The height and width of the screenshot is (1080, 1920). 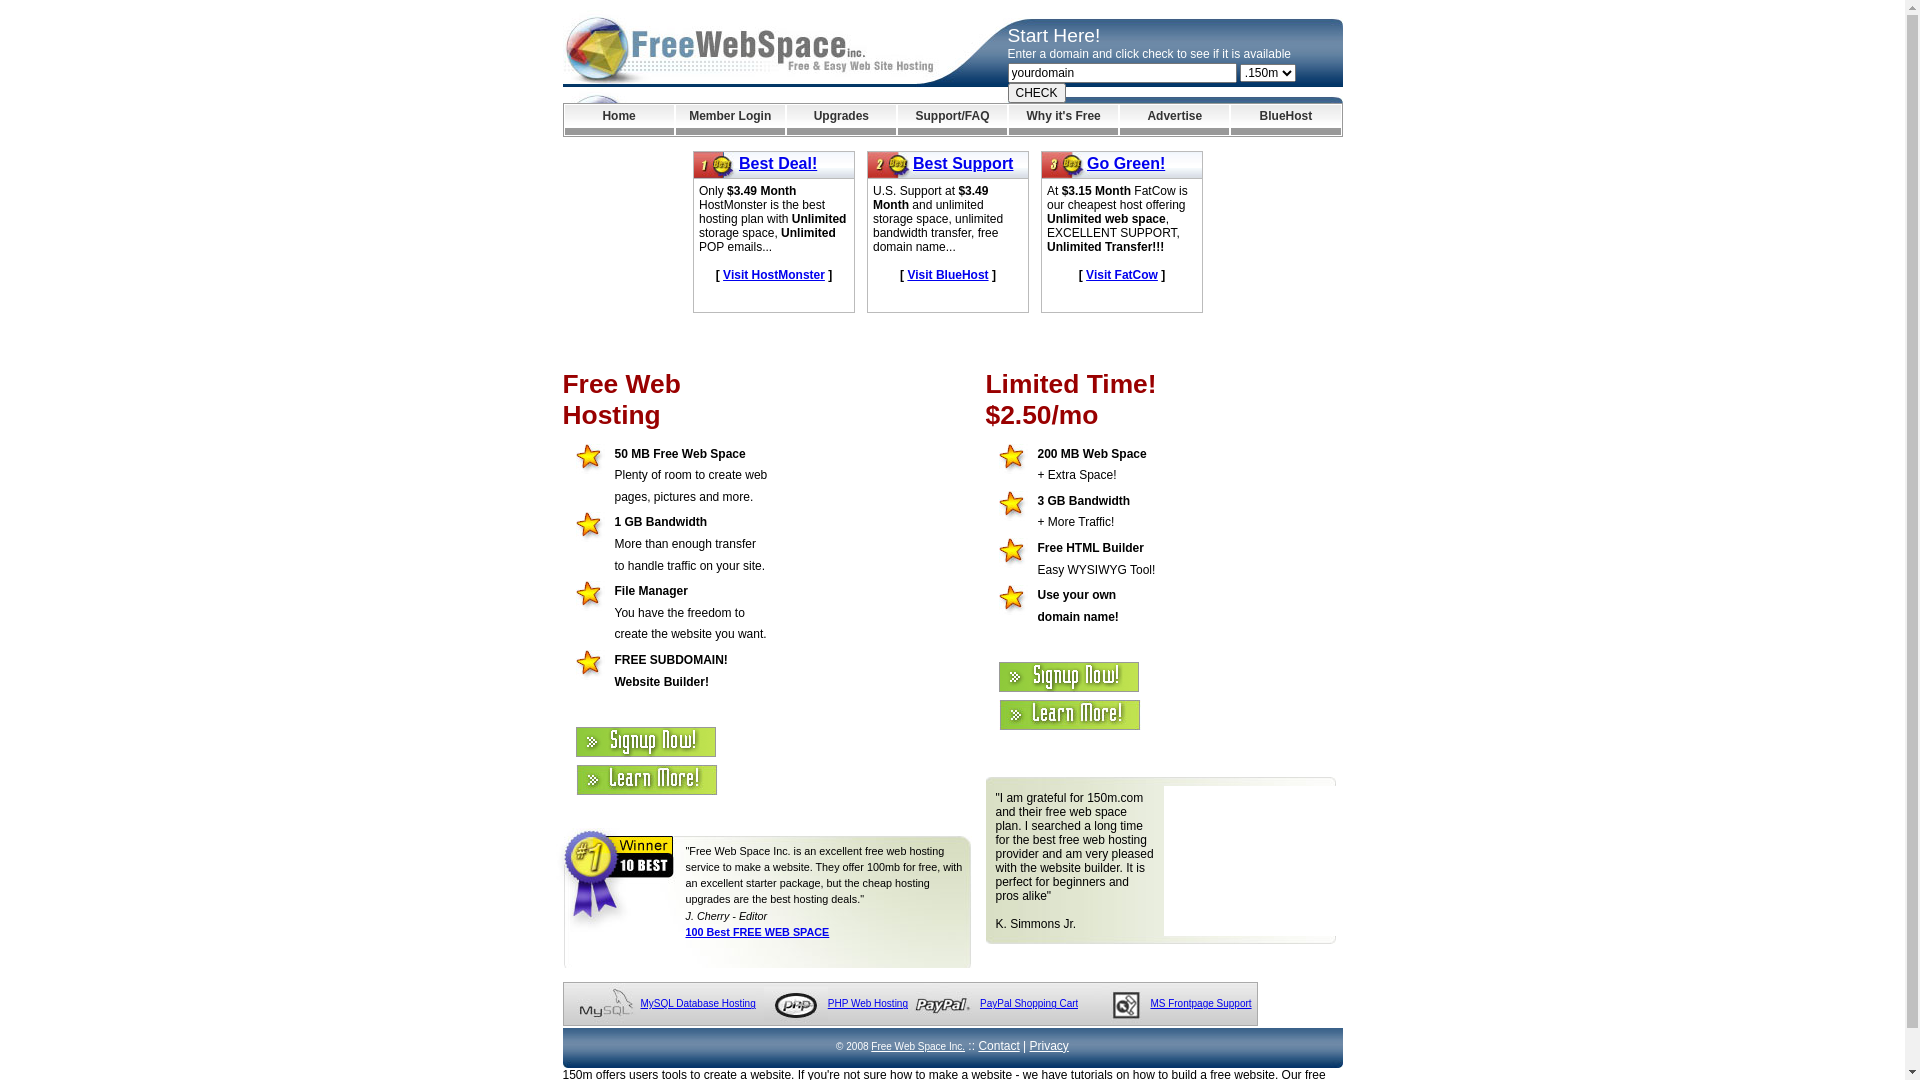 I want to click on 'Privacy', so click(x=1030, y=1044).